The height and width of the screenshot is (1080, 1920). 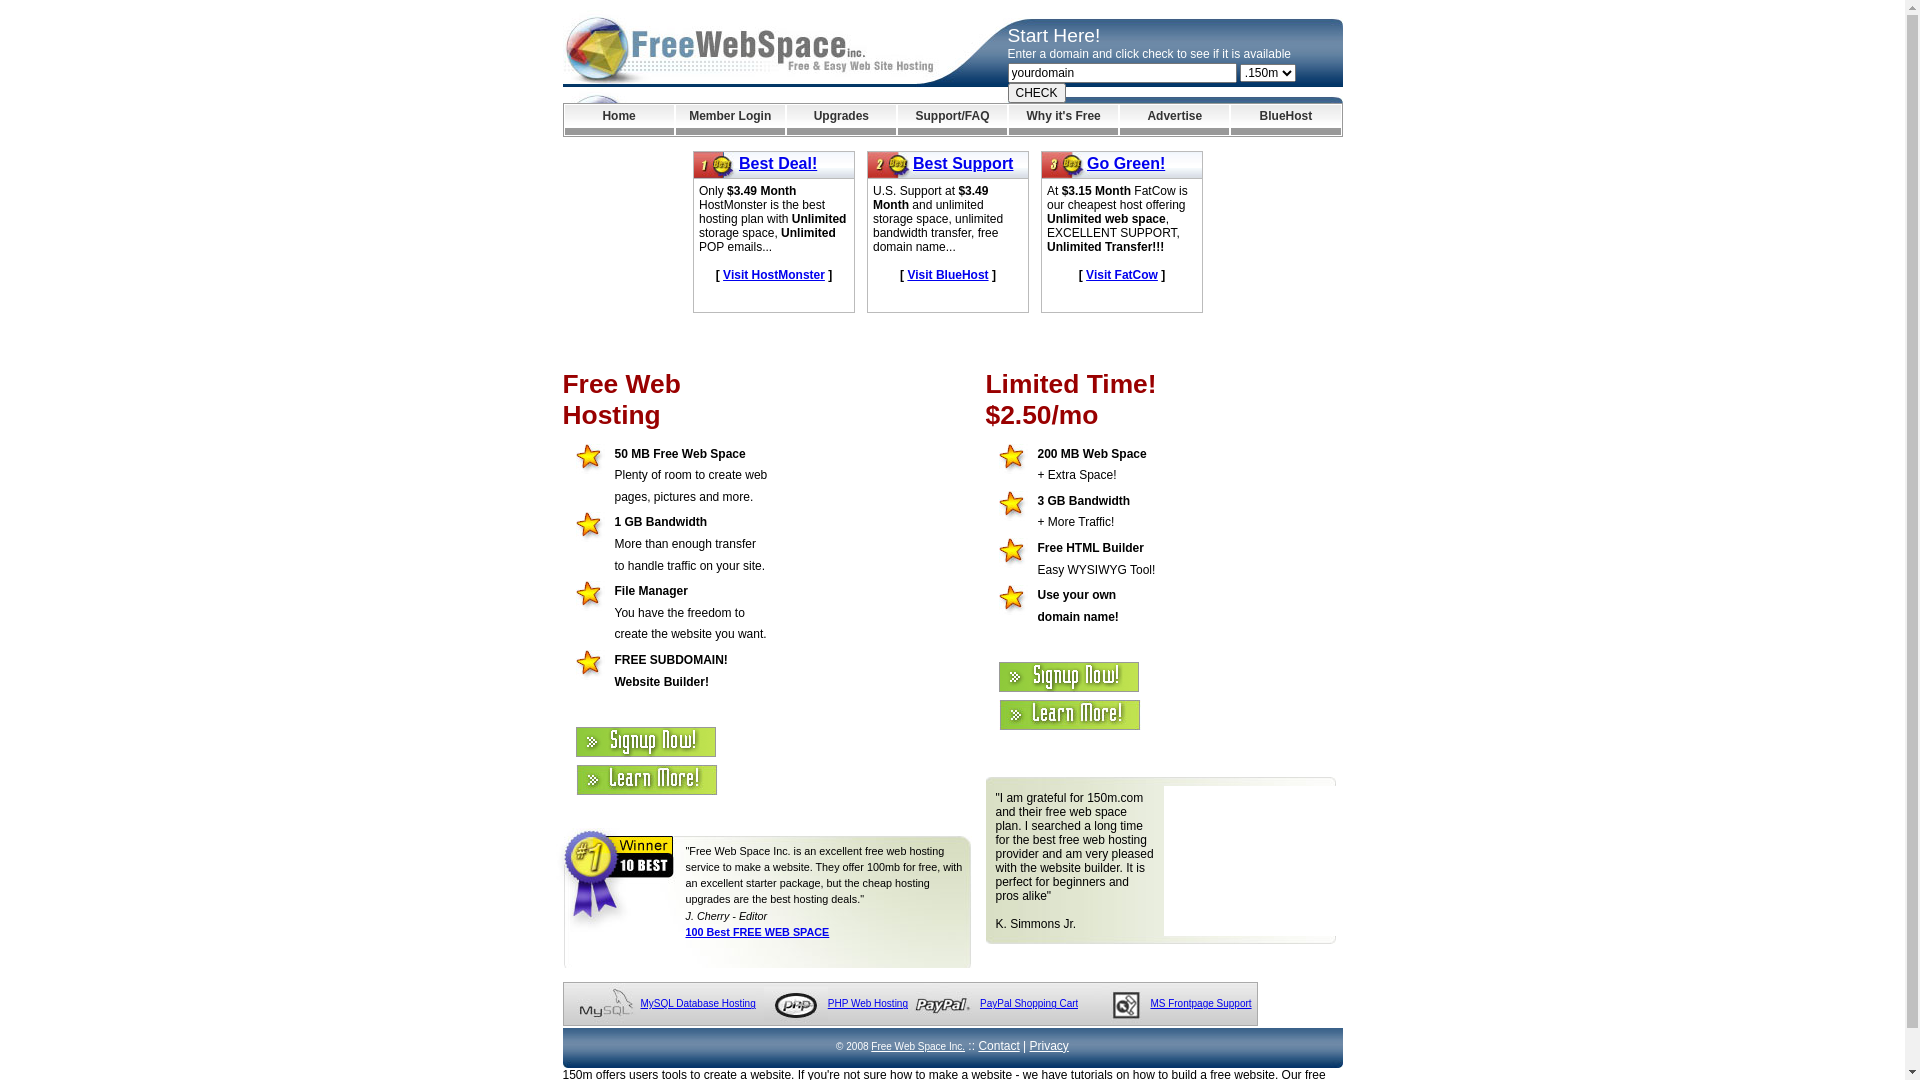 I want to click on 'Privacy', so click(x=1030, y=1044).